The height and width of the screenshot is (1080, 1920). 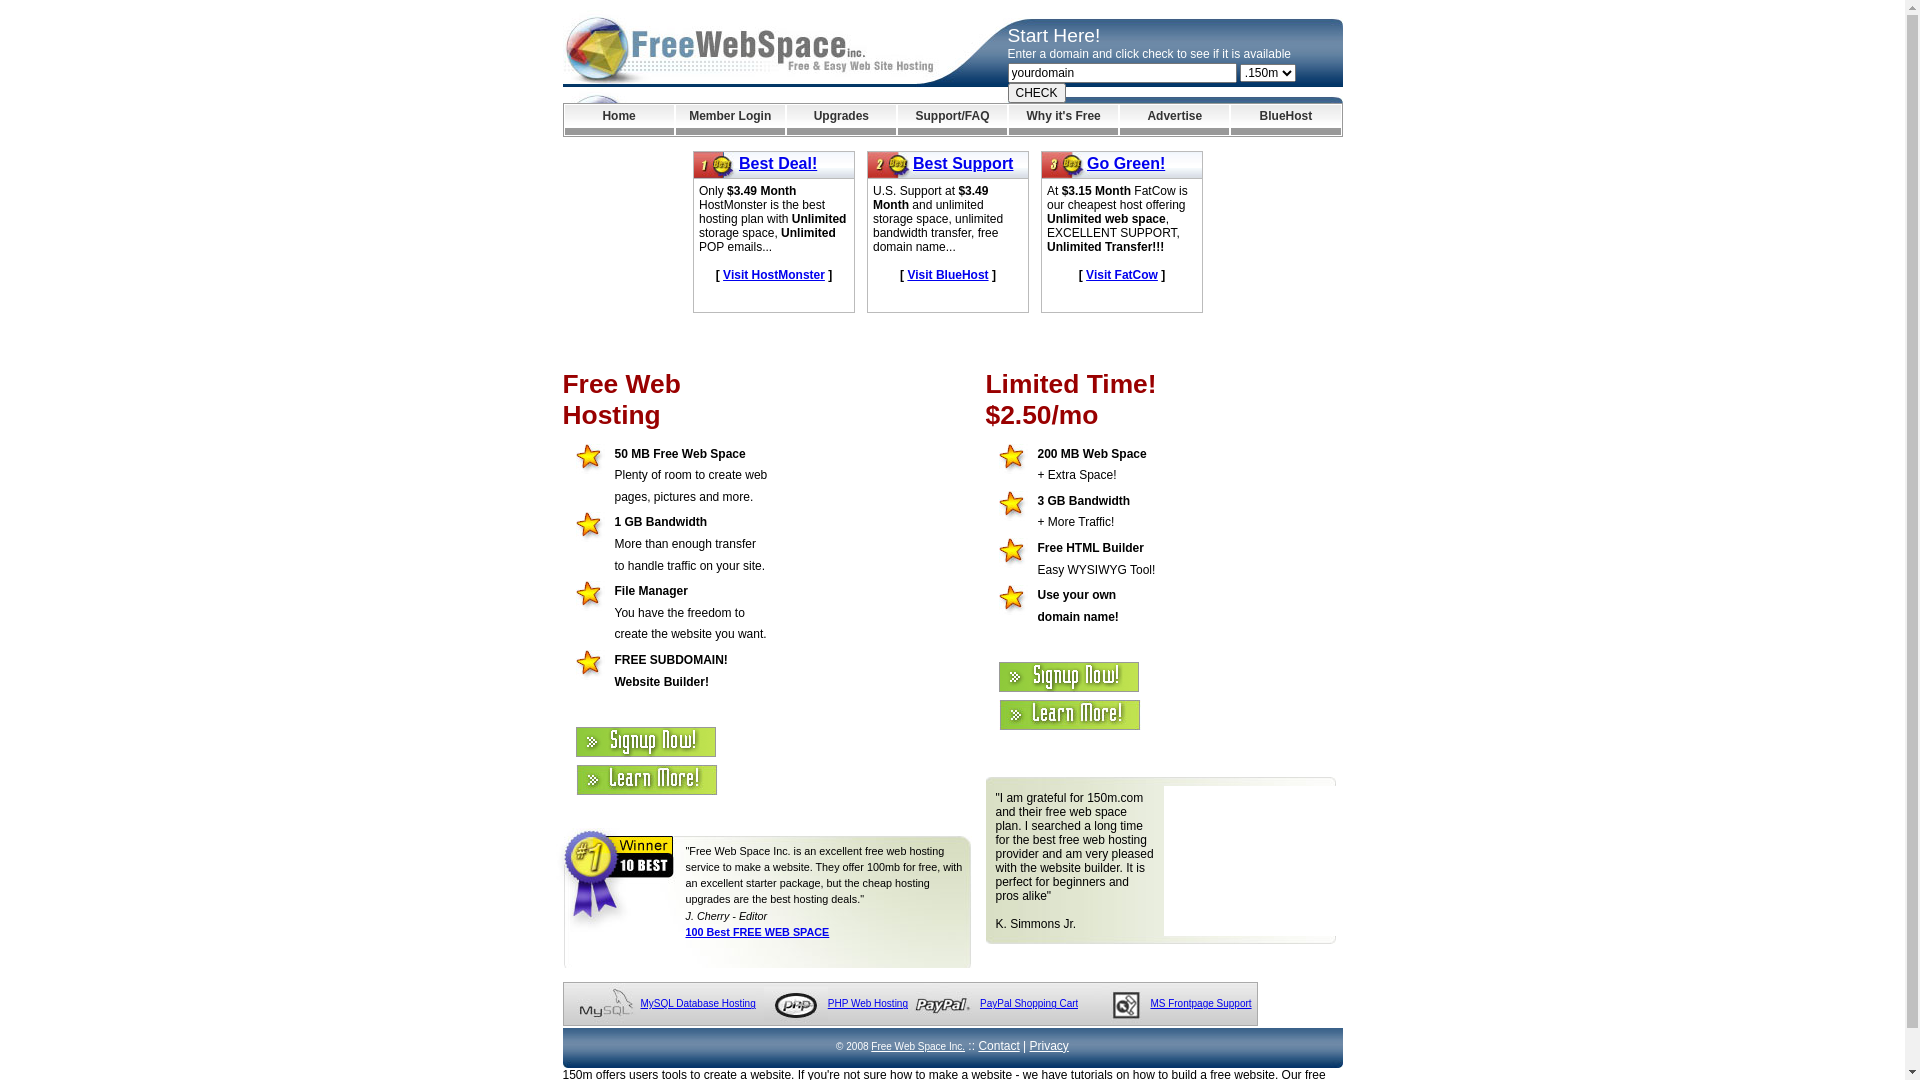 I want to click on 'Privacy', so click(x=1030, y=1044).